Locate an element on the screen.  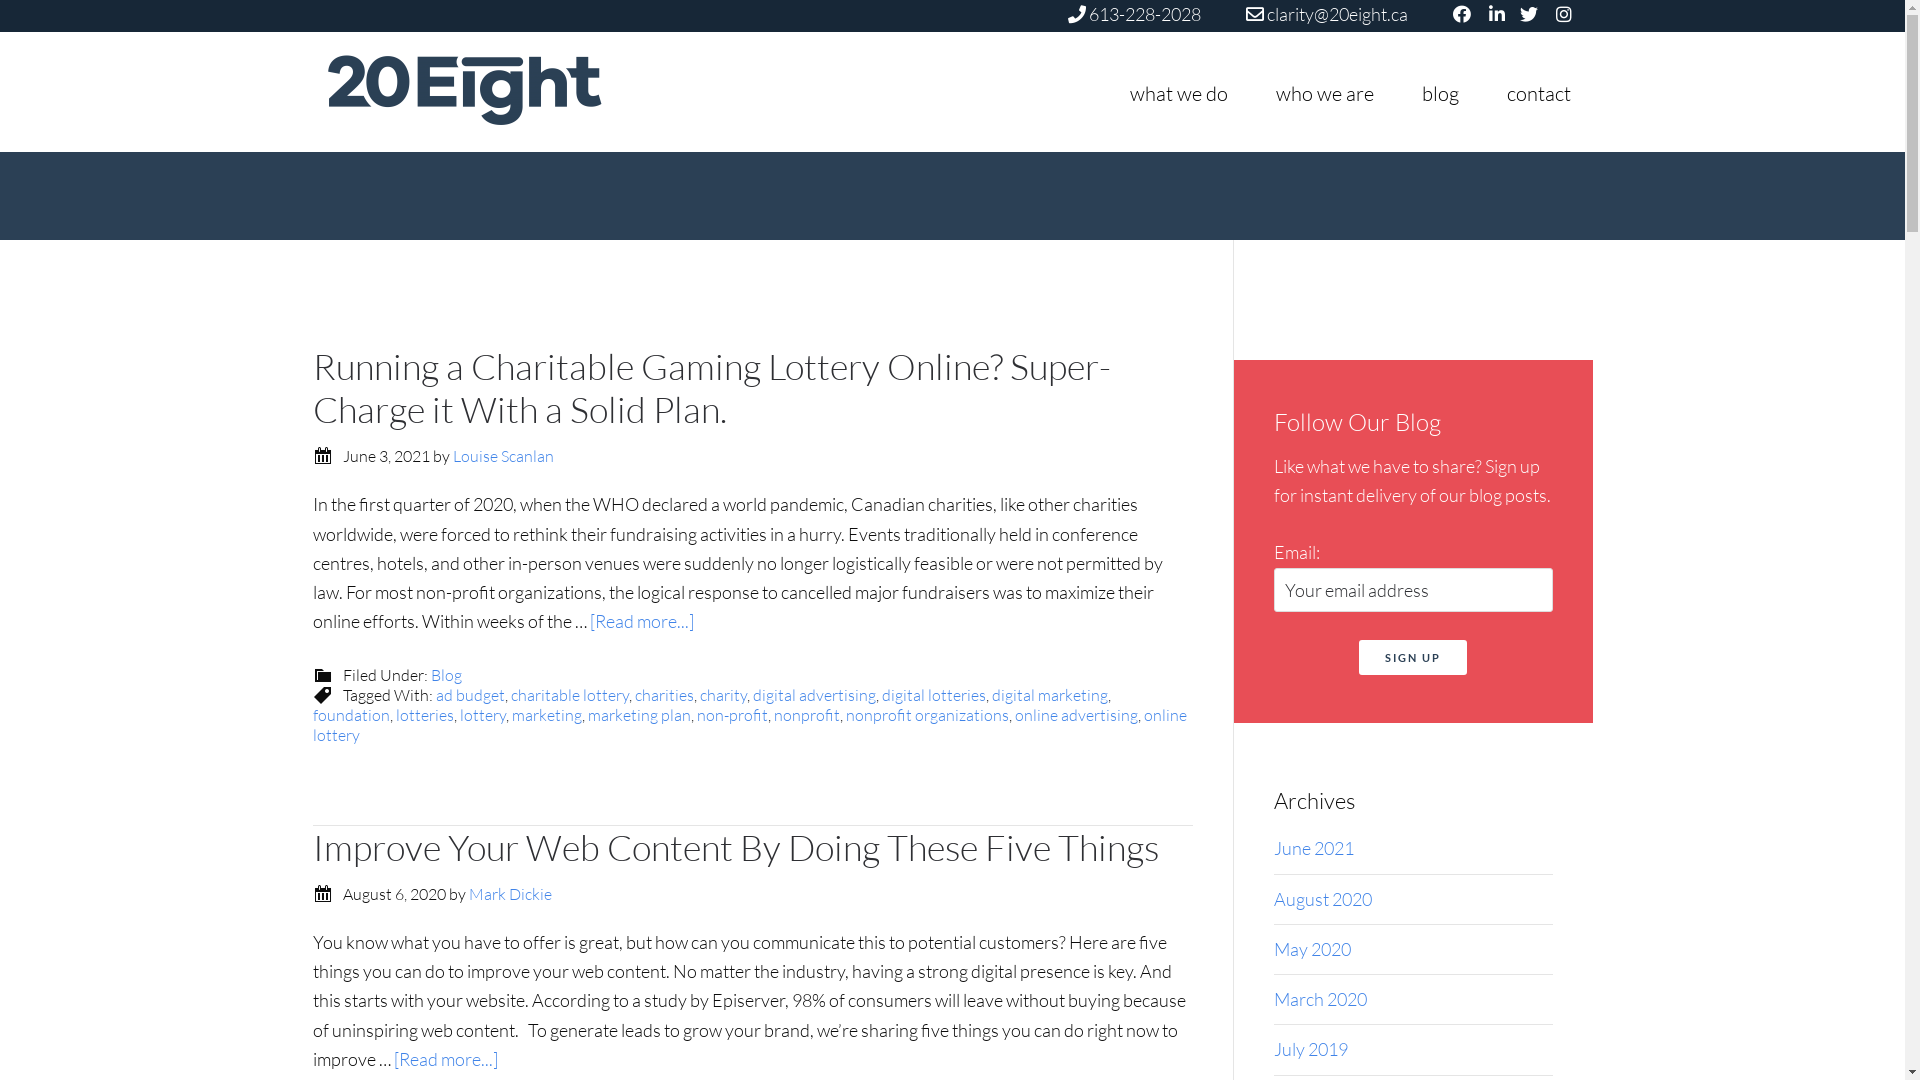
'Mark Dickie' is located at coordinates (509, 893).